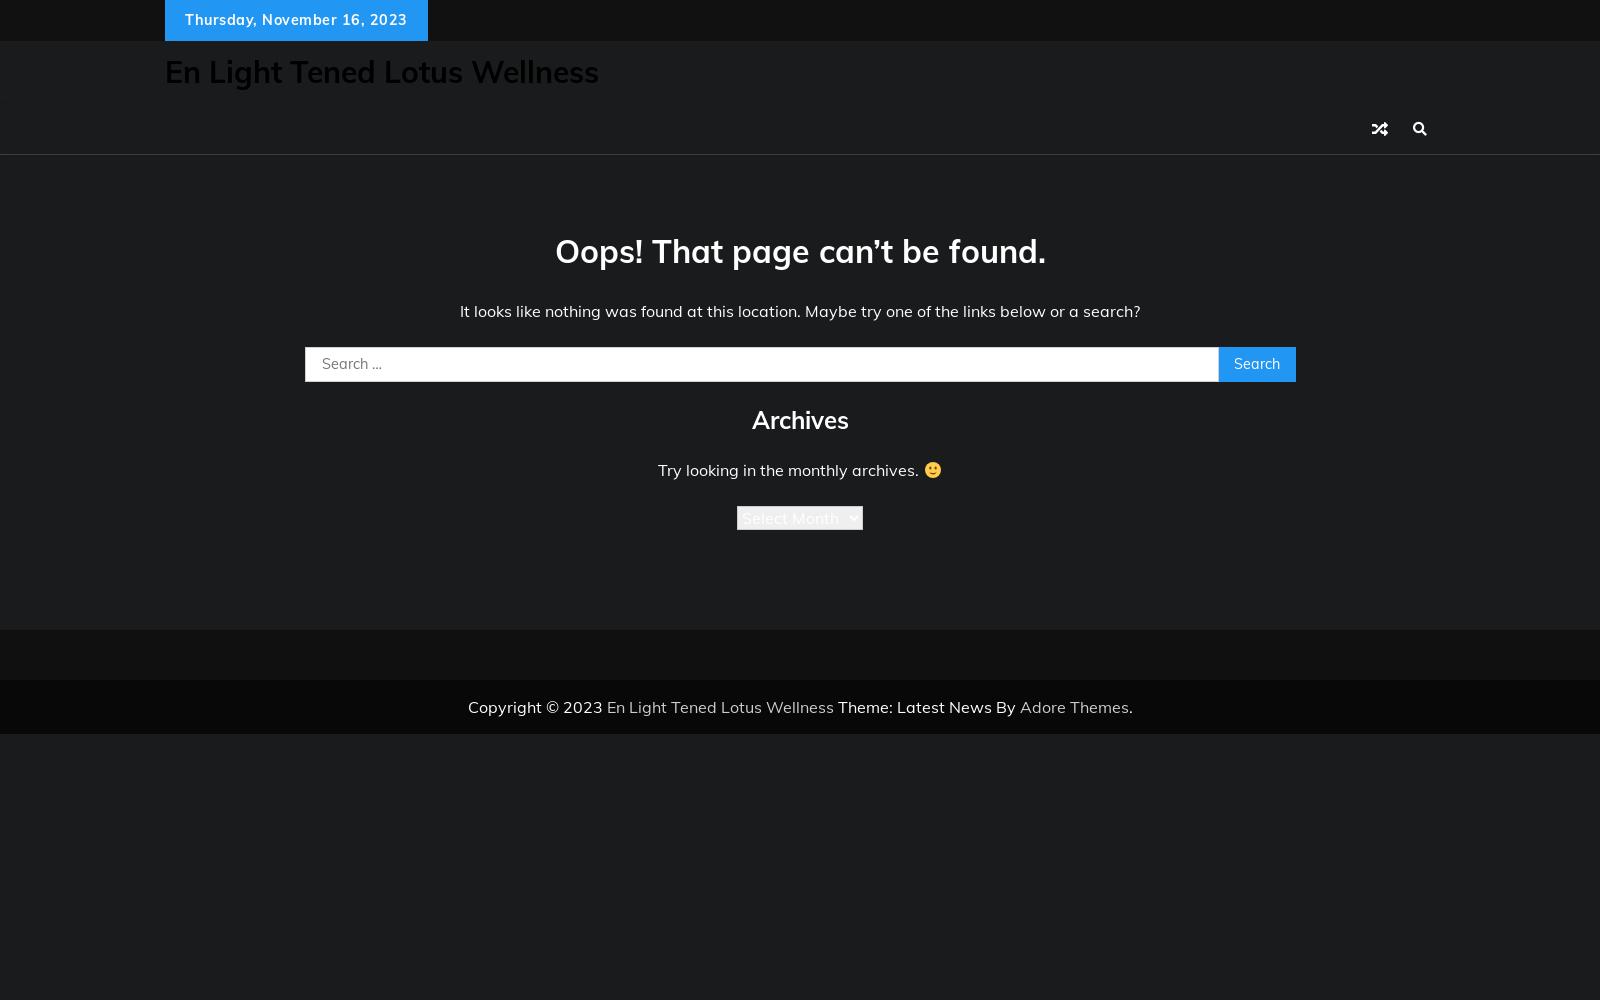 The image size is (1600, 1000). What do you see at coordinates (1073, 706) in the screenshot?
I see `'Adore Themes'` at bounding box center [1073, 706].